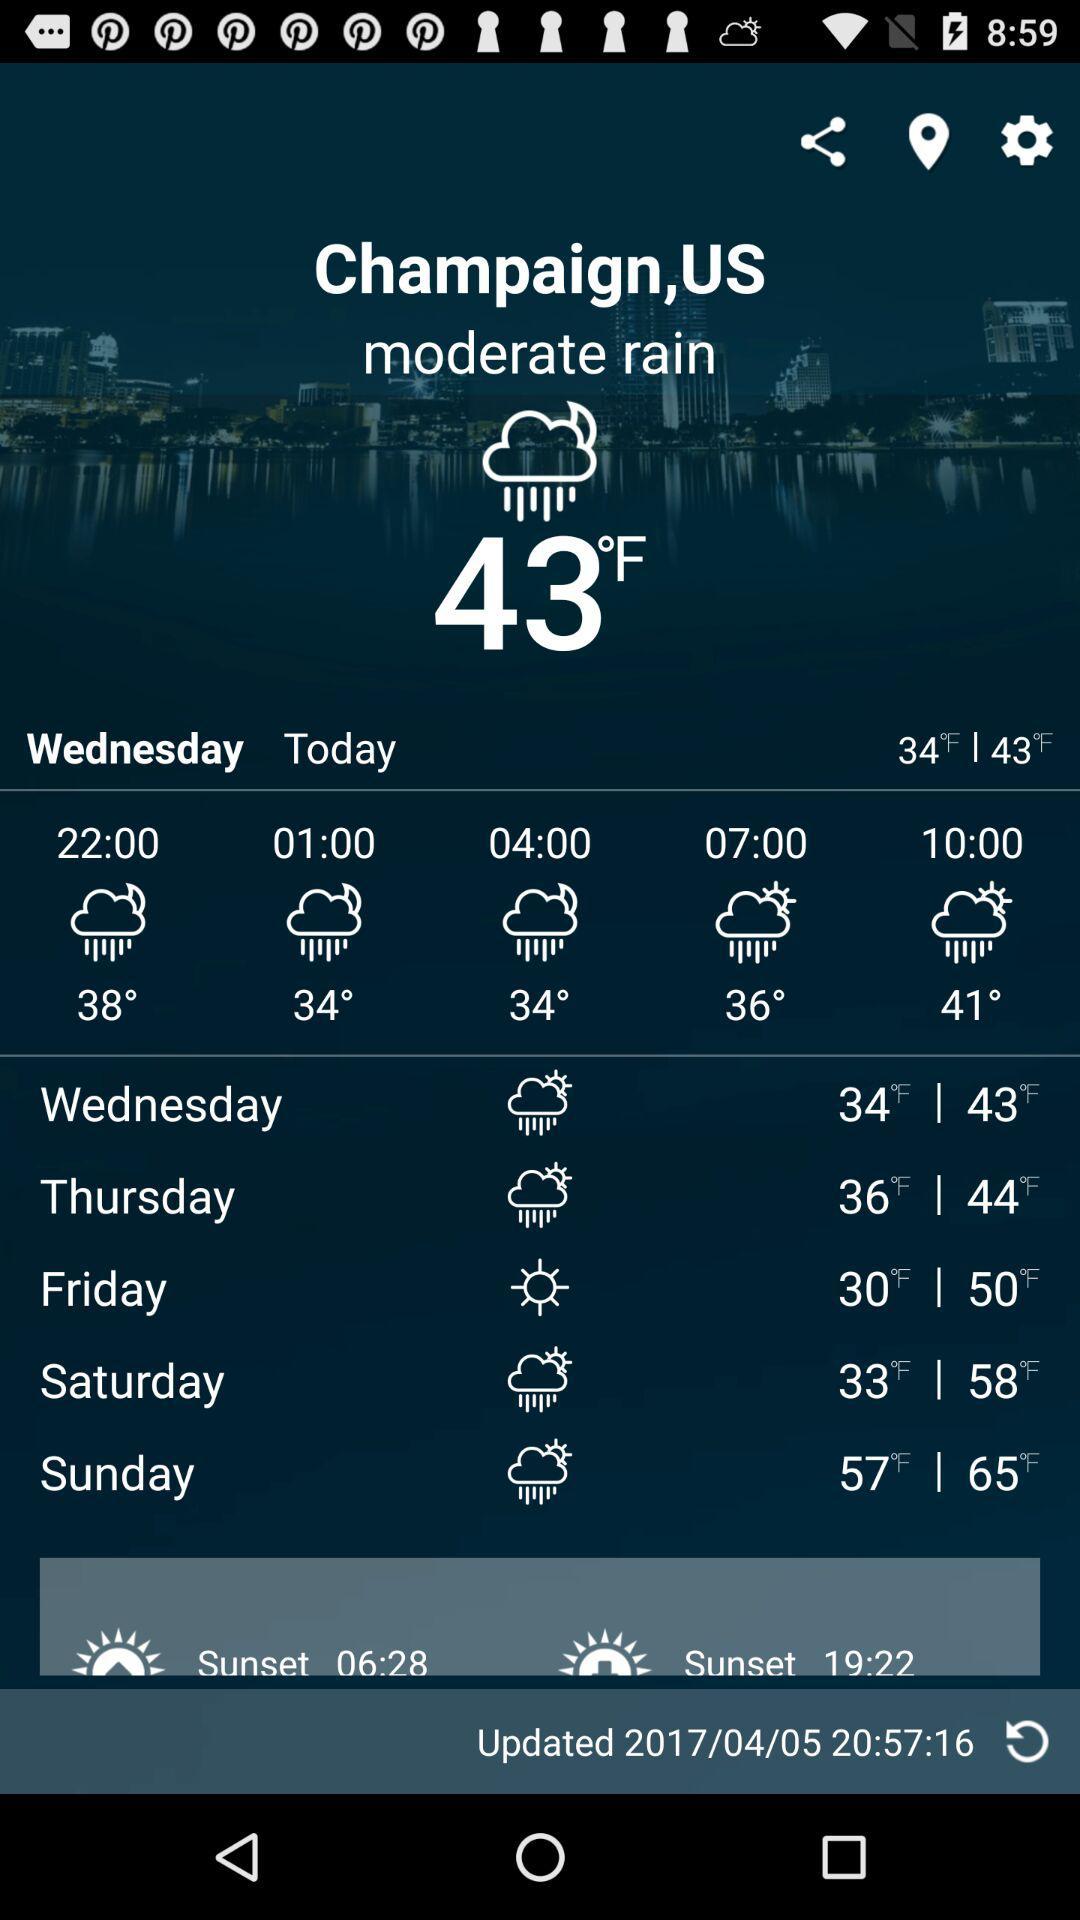 This screenshot has height=1920, width=1080. I want to click on share your location, so click(928, 140).